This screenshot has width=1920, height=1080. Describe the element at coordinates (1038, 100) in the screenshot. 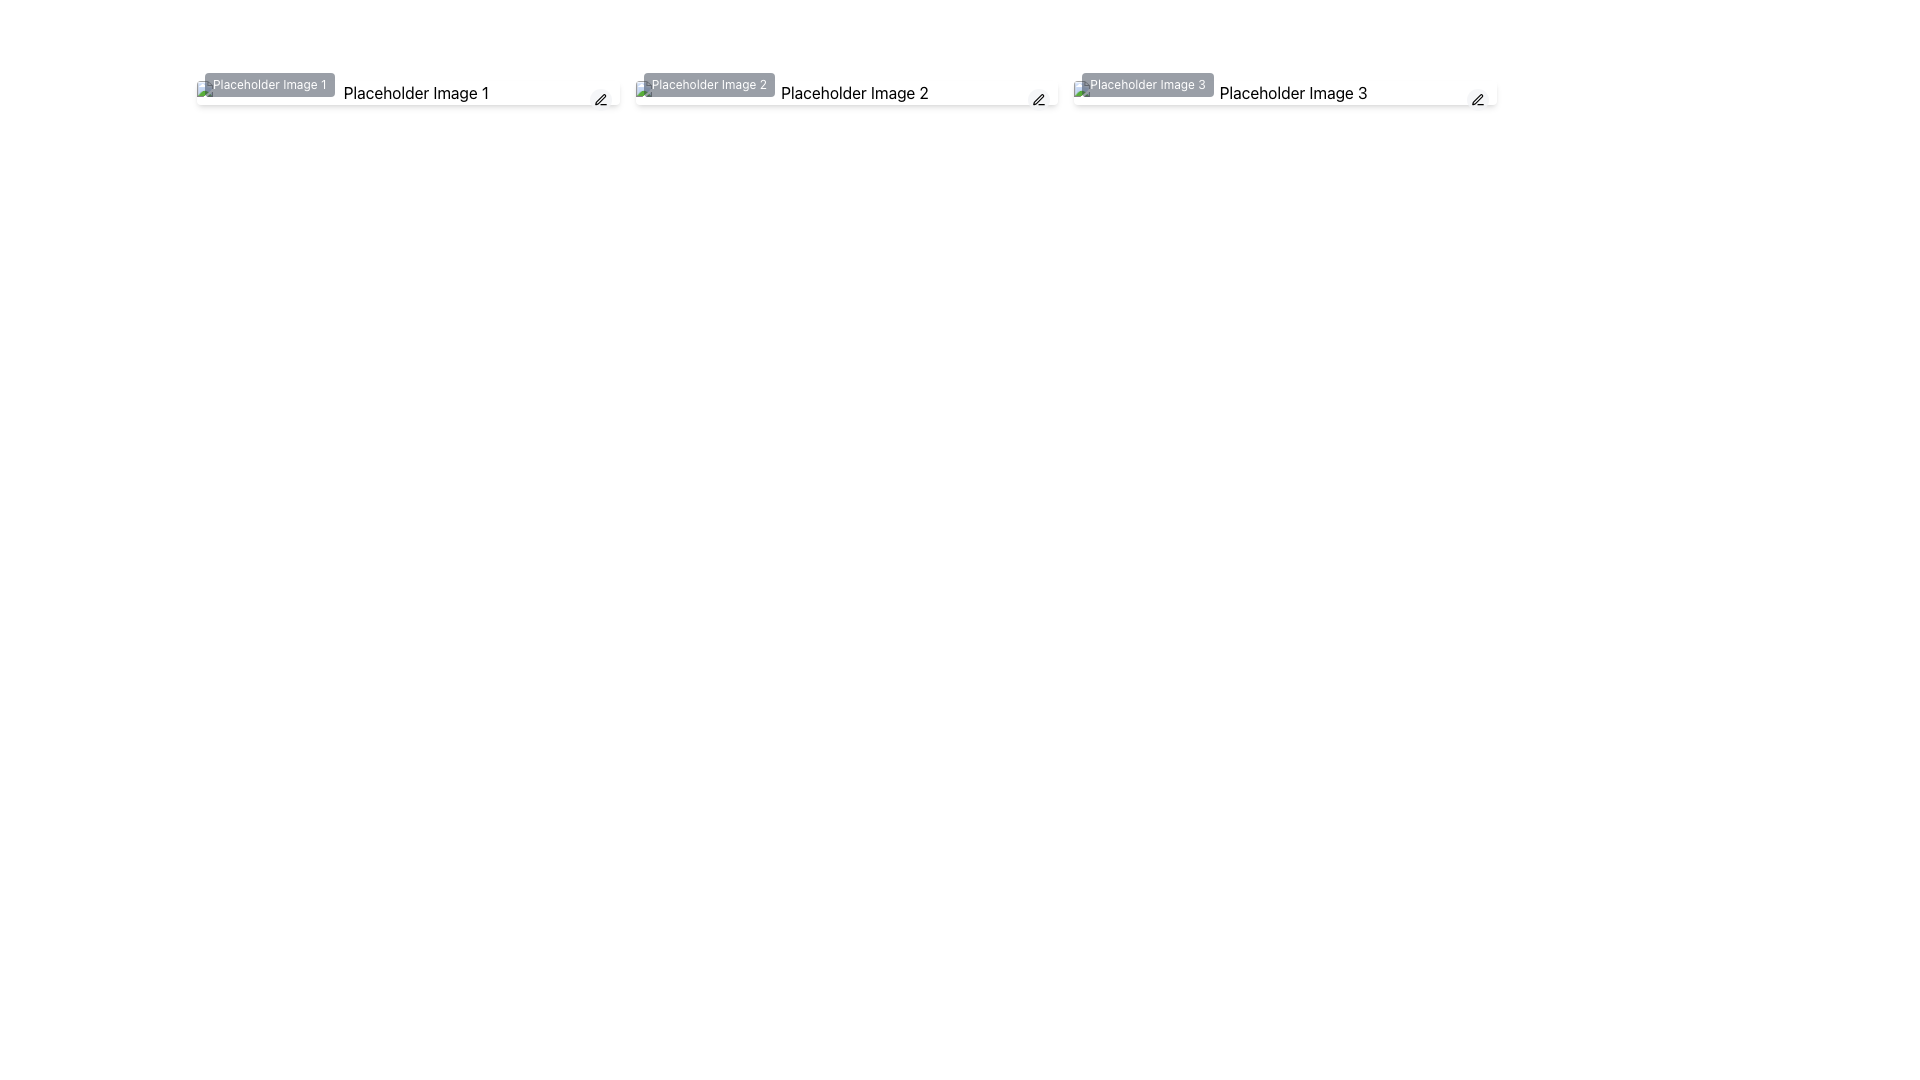

I see `the small circular button with a pen icon located at the top-right corner of the content tile labeled 'Placeholder Image 2' to initiate editing` at that location.